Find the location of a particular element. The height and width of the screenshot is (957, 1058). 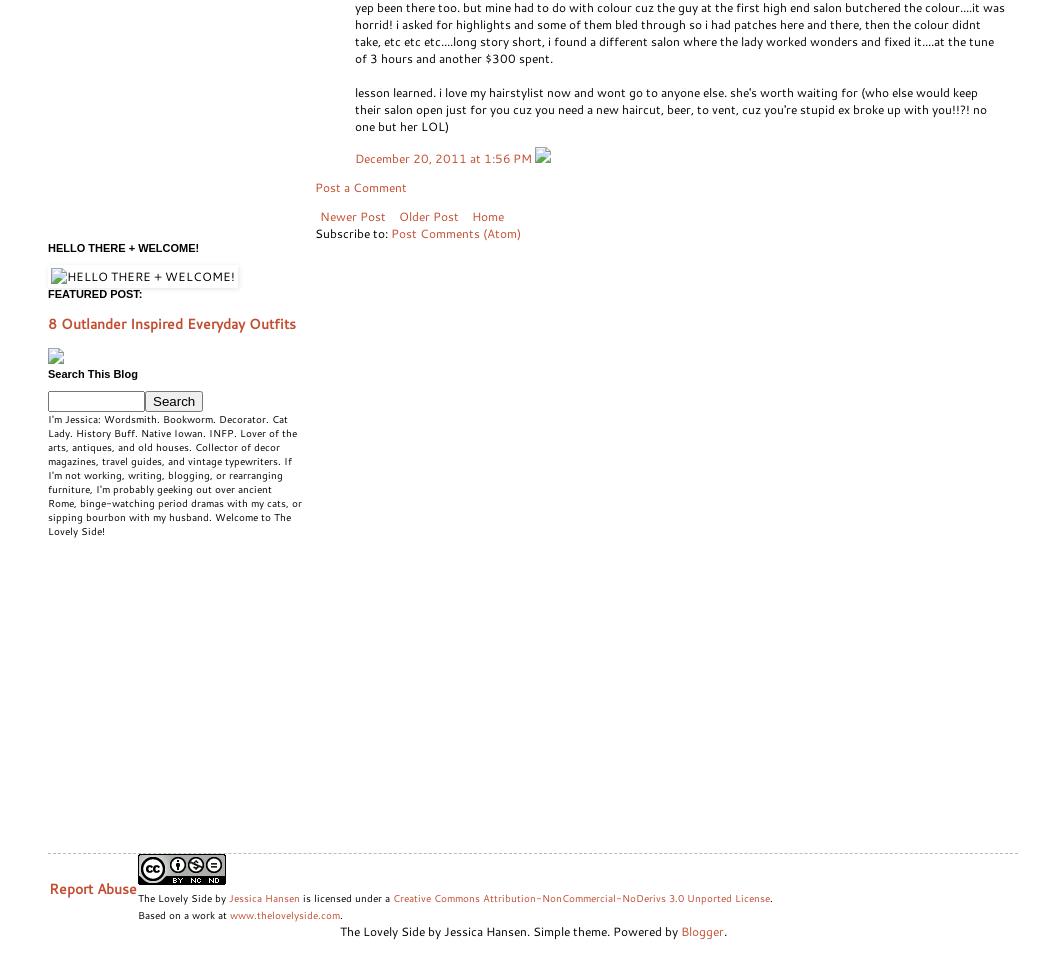

'FEATURED POST:' is located at coordinates (94, 293).